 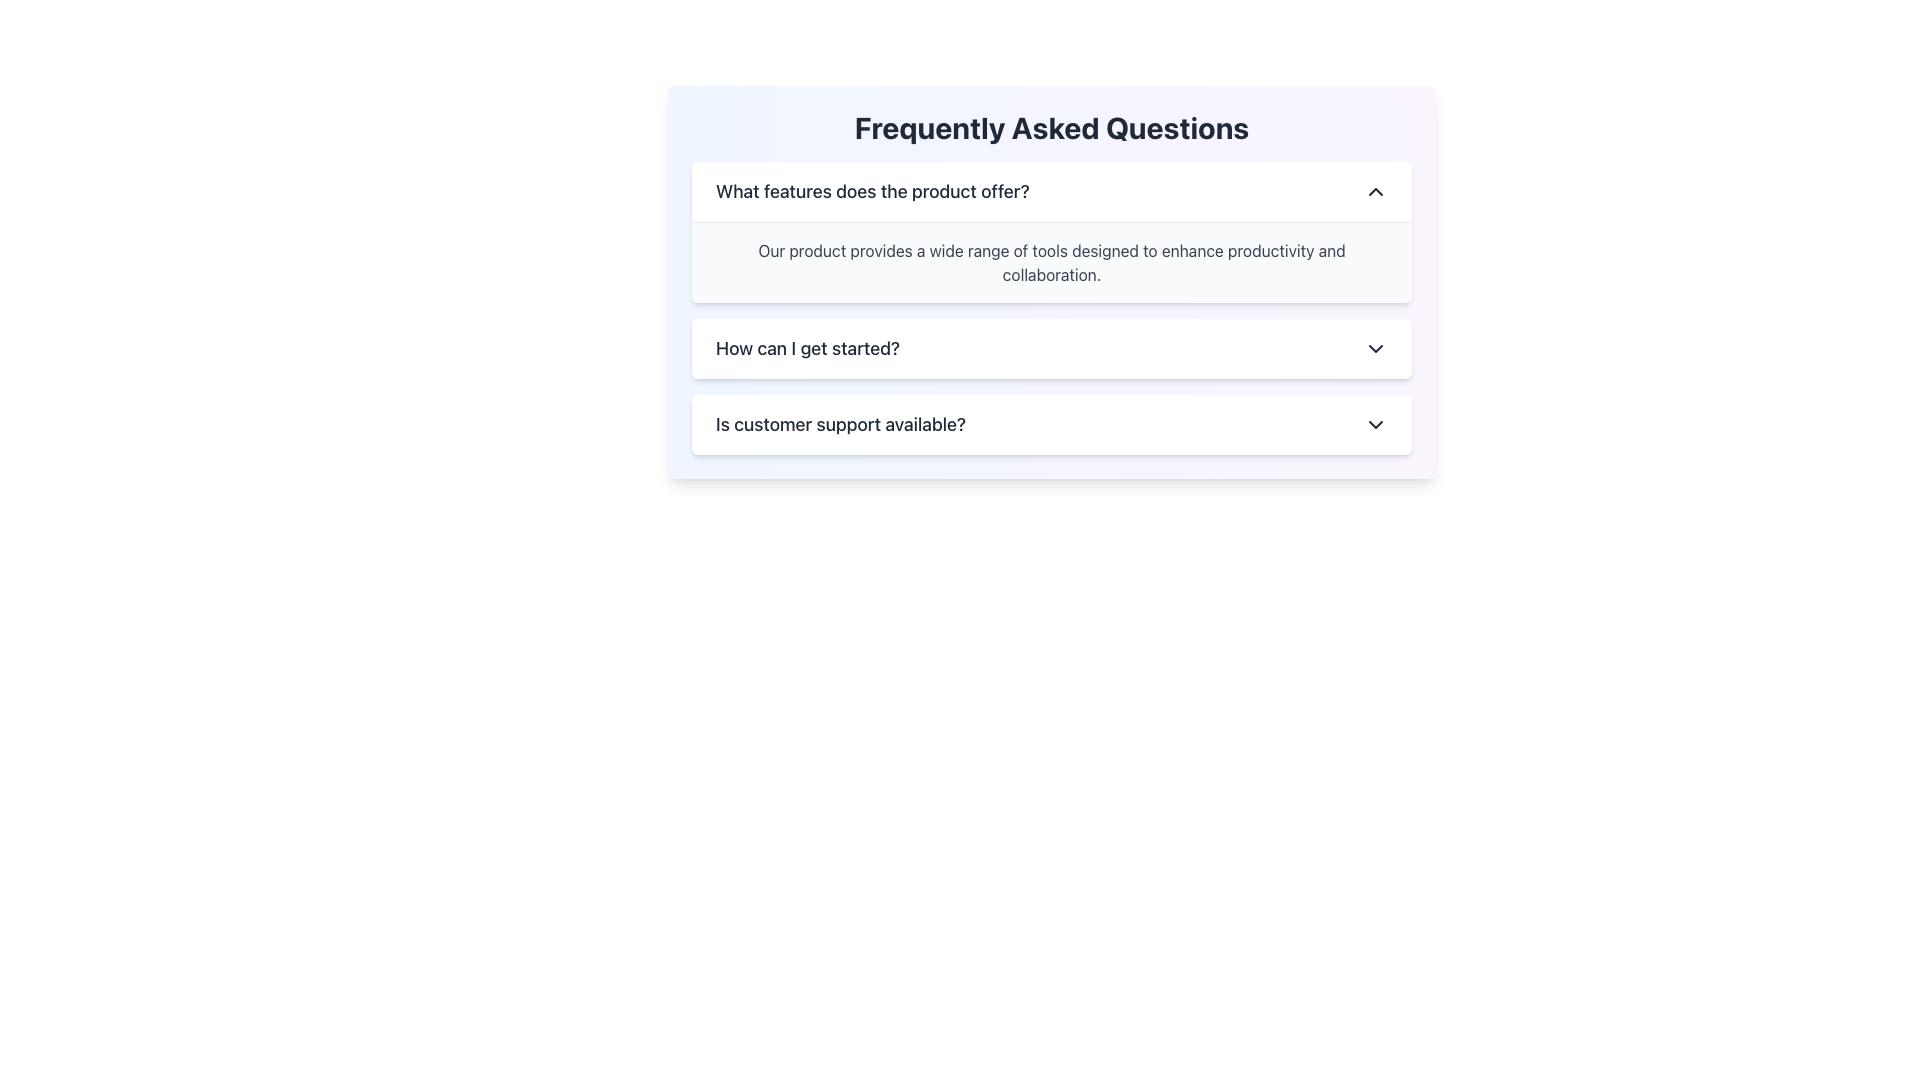 What do you see at coordinates (1375, 347) in the screenshot?
I see `the downward-pointing chevron icon located at the right end of the 'How can I get started?' button` at bounding box center [1375, 347].